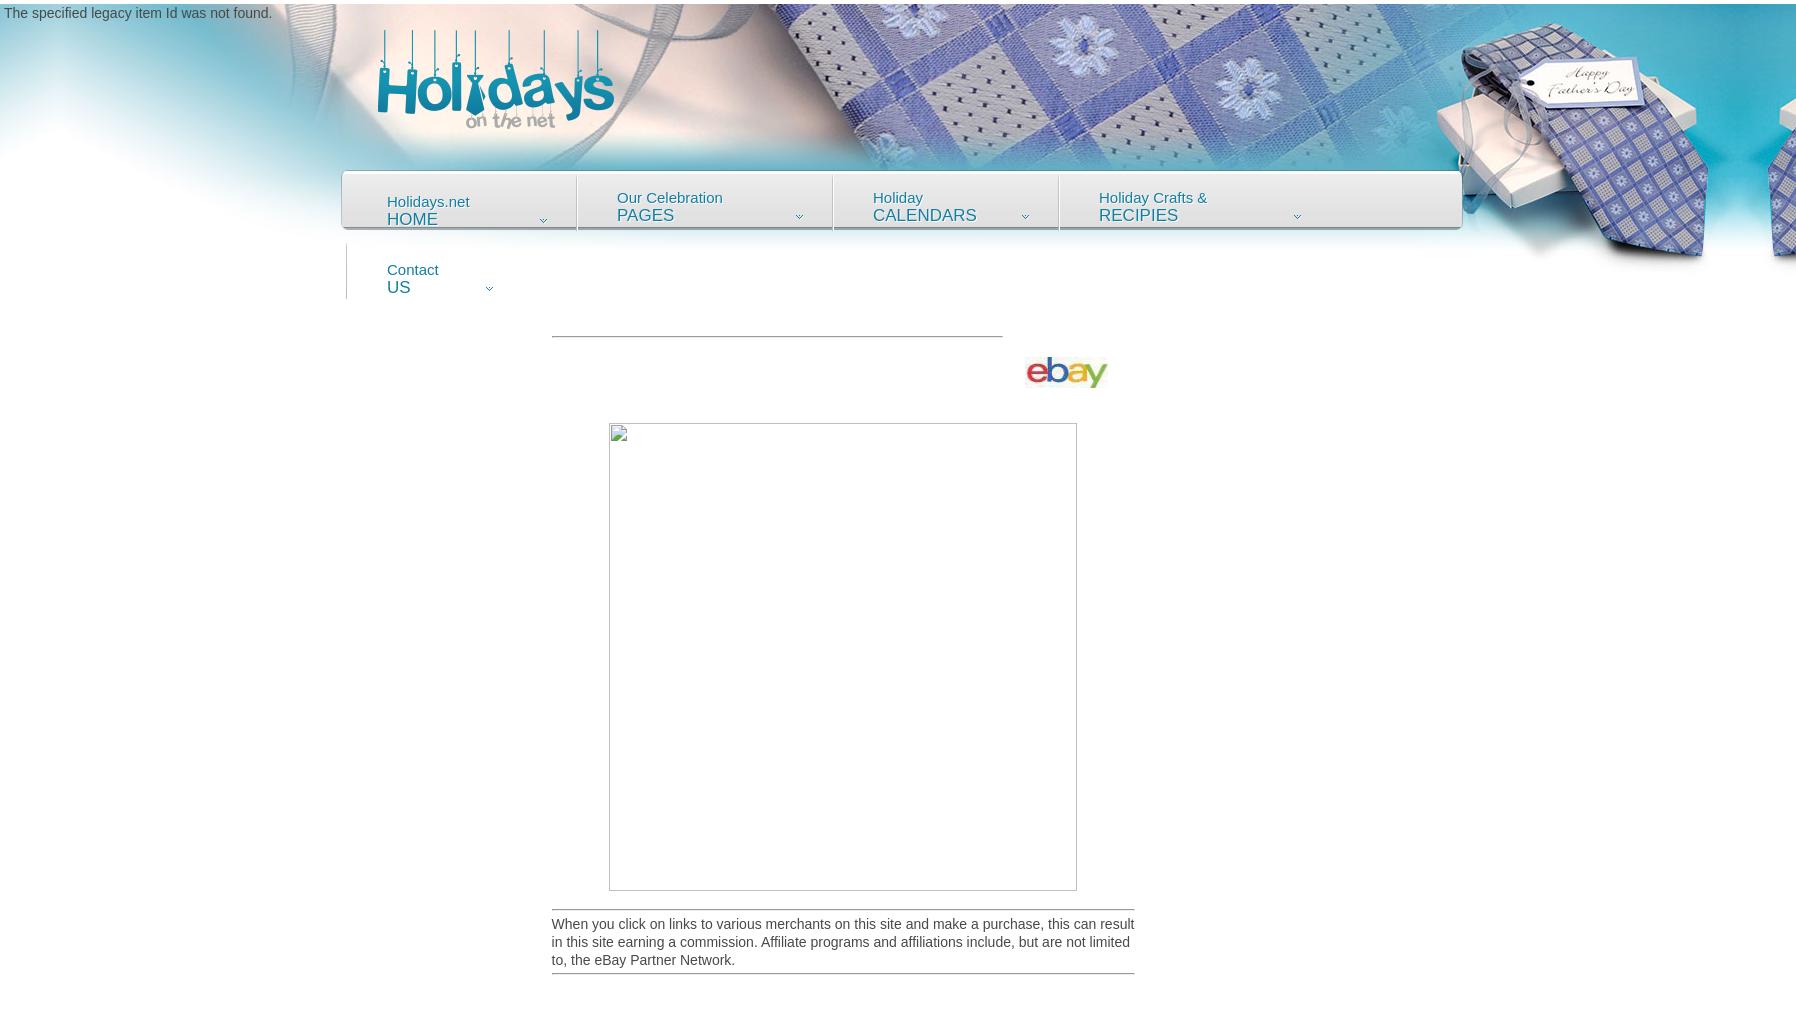 This screenshot has height=1013, width=1796. Describe the element at coordinates (398, 286) in the screenshot. I see `'Us'` at that location.